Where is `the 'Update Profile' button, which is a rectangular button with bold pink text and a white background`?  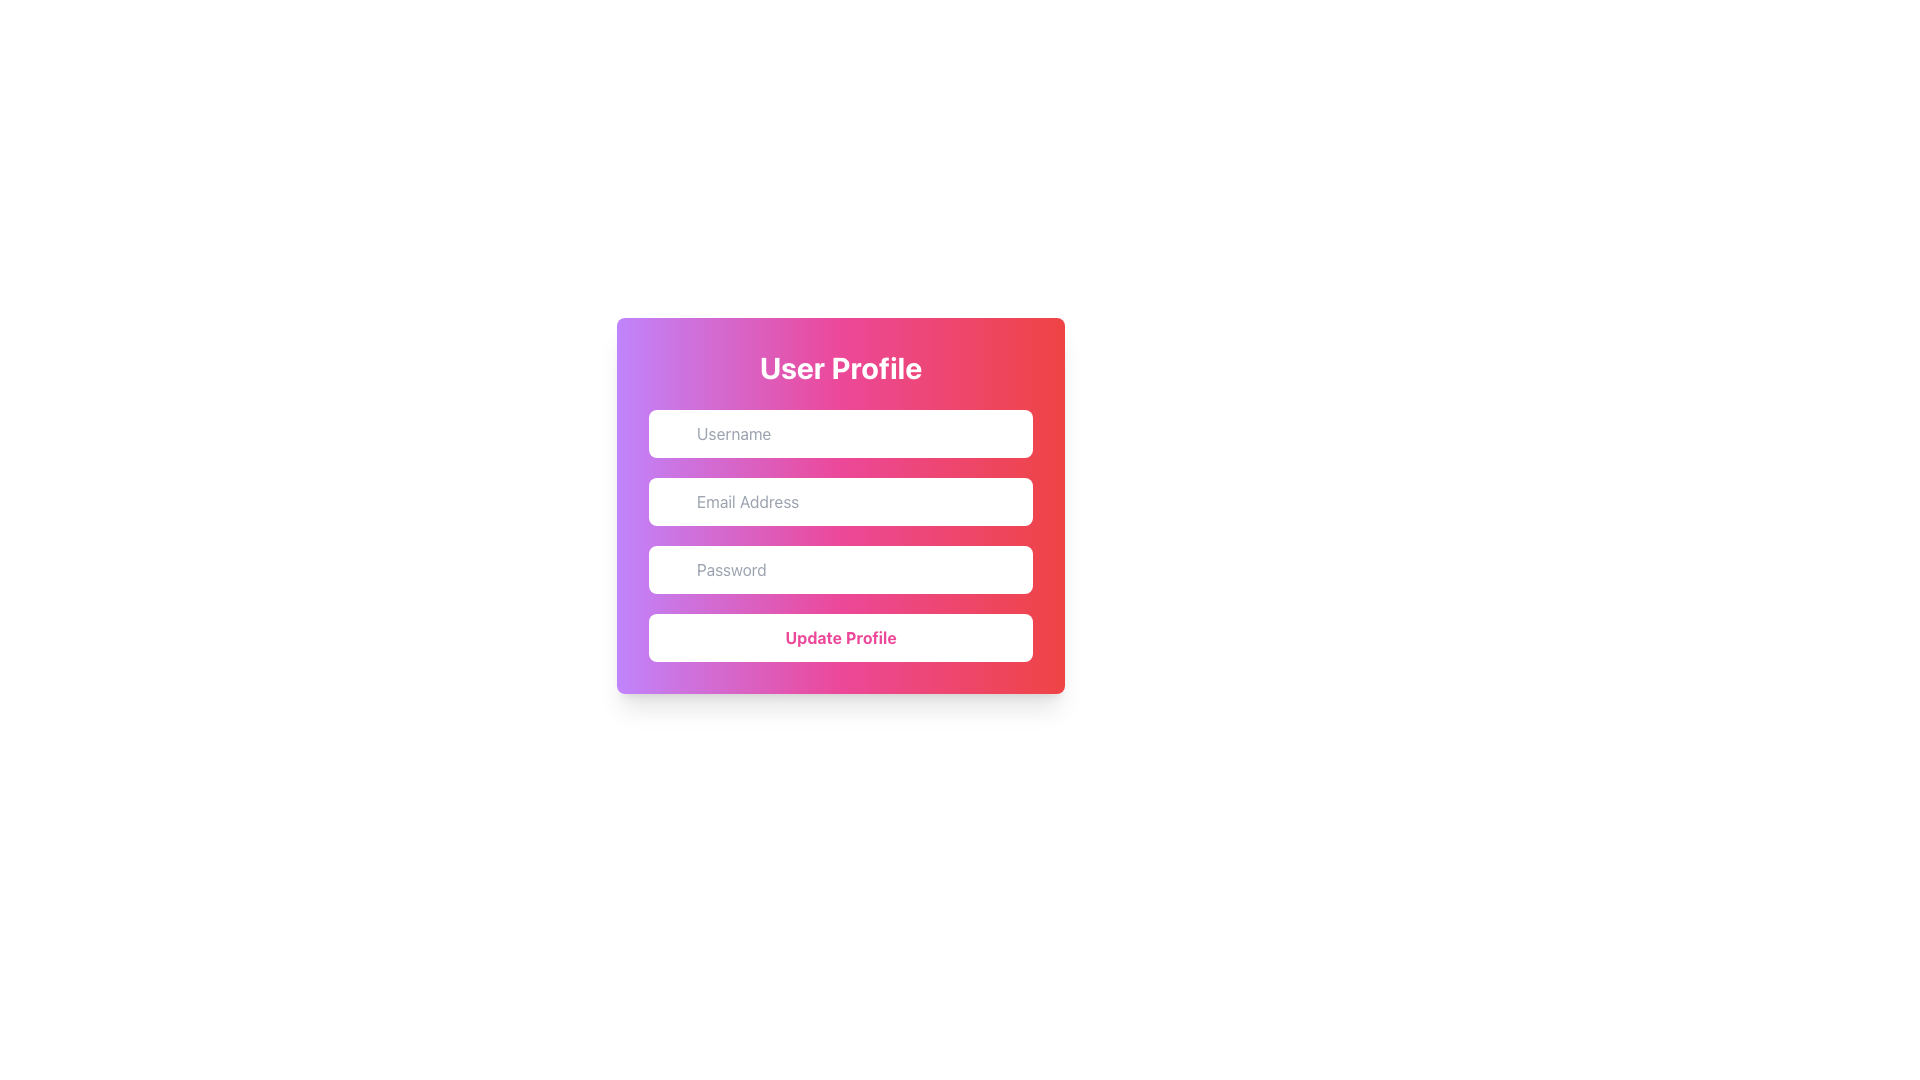
the 'Update Profile' button, which is a rectangular button with bold pink text and a white background is located at coordinates (840, 637).